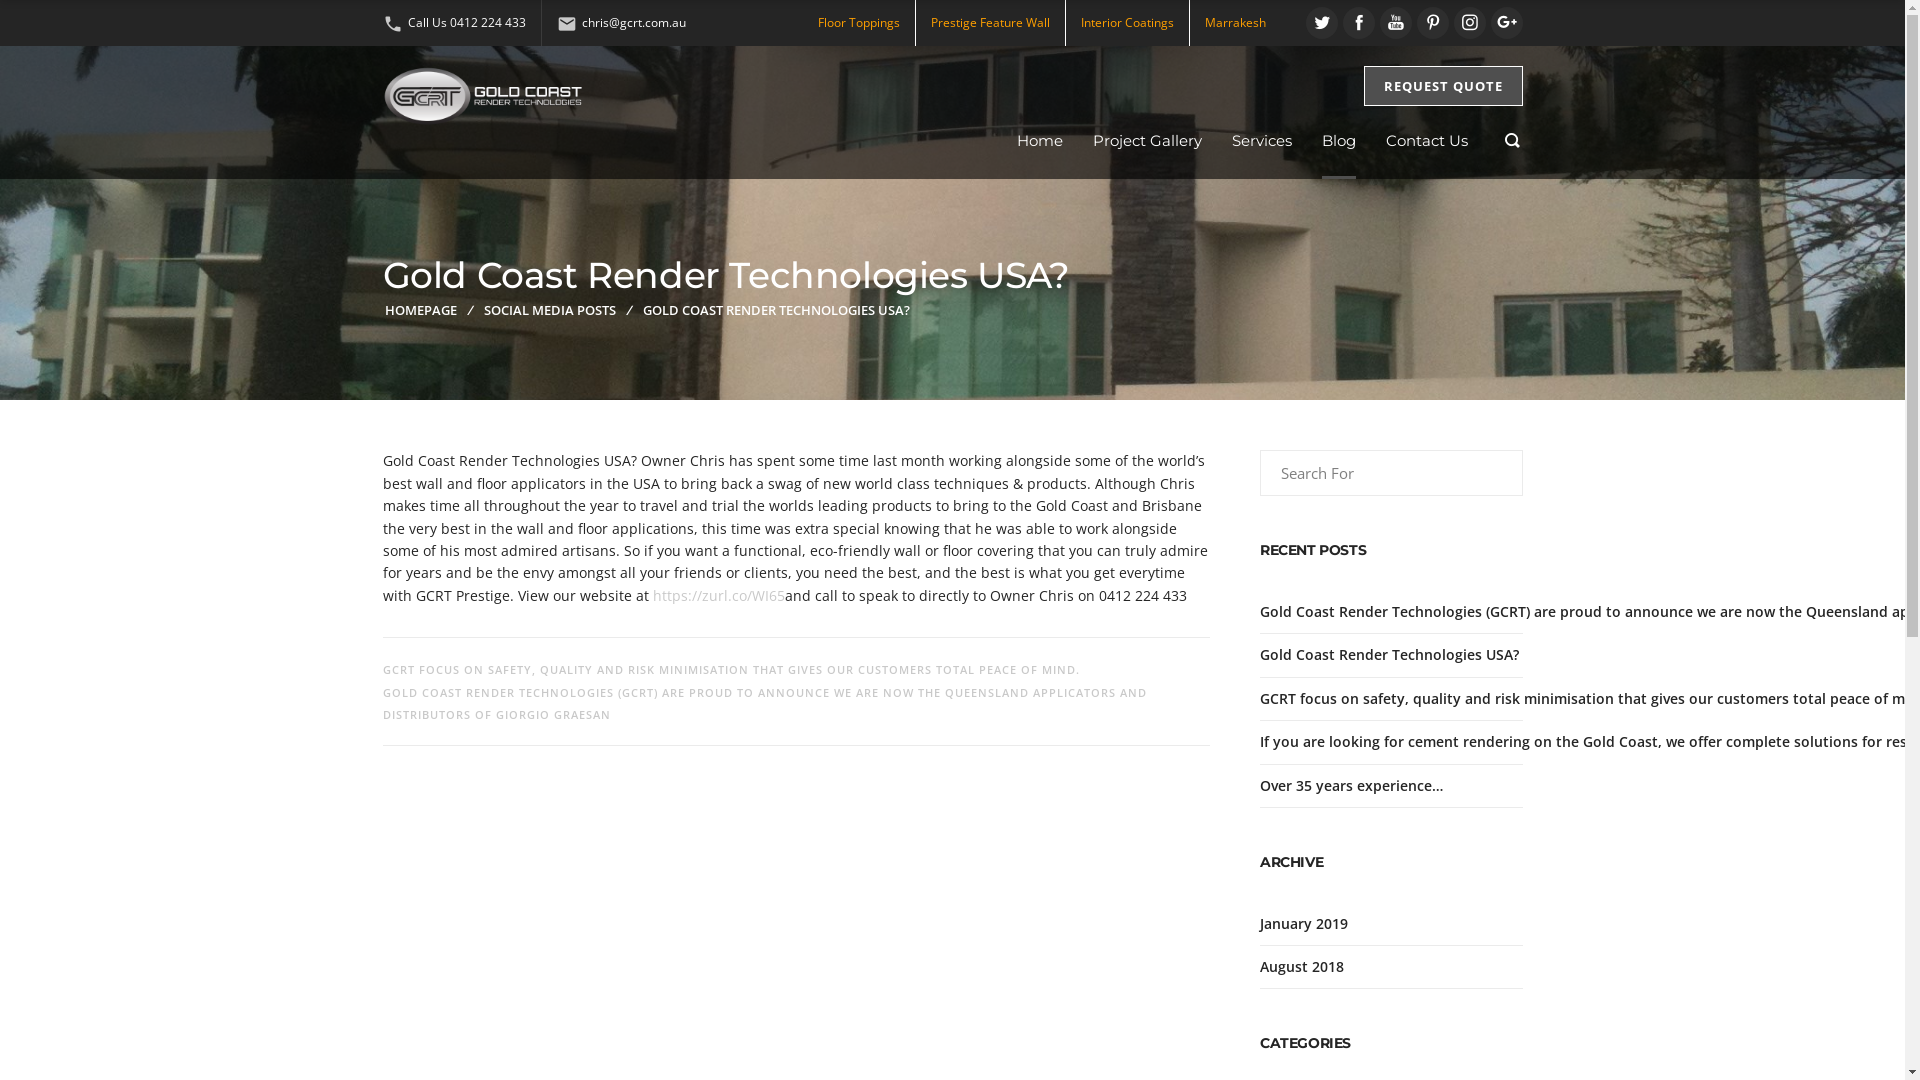 This screenshot has height=1080, width=1920. What do you see at coordinates (1233, 22) in the screenshot?
I see `'Marrakesh'` at bounding box center [1233, 22].